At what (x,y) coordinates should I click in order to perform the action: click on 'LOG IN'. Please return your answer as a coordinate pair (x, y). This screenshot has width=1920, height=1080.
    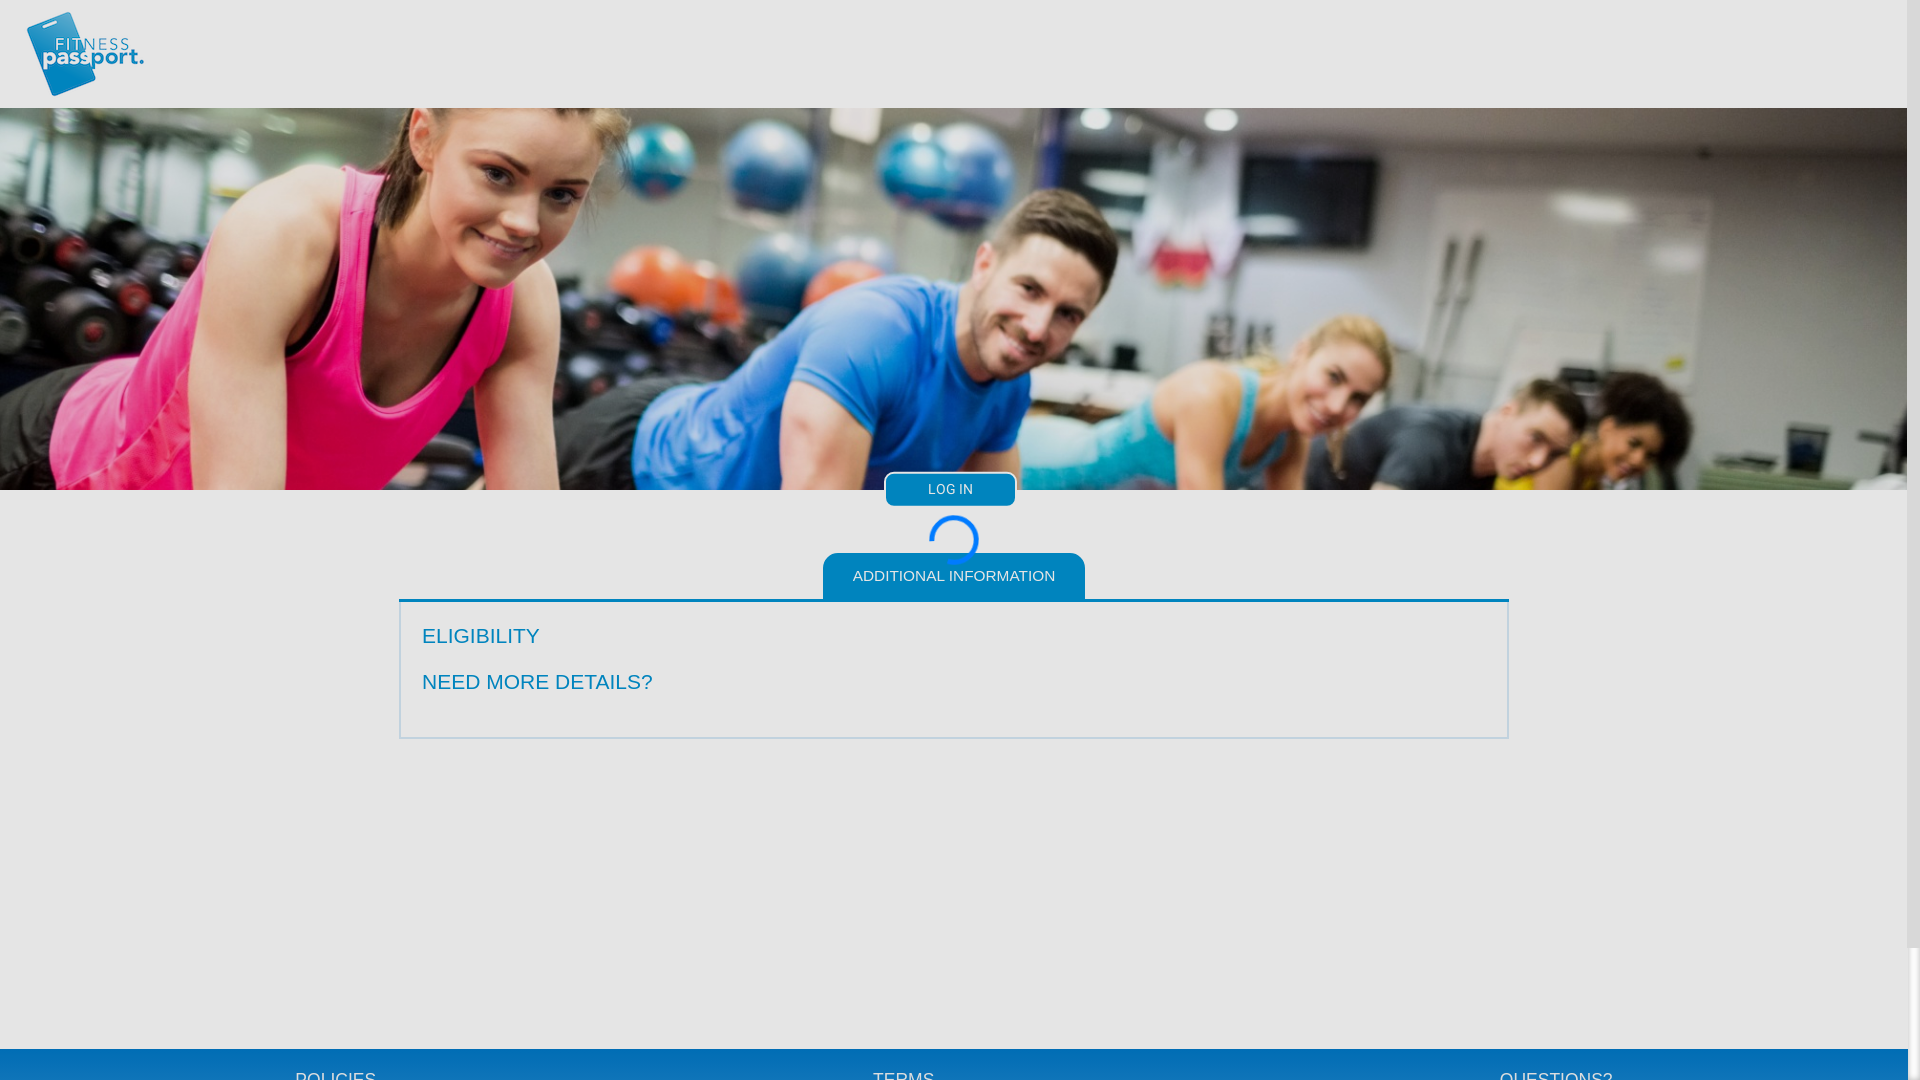
    Looking at the image, I should click on (882, 489).